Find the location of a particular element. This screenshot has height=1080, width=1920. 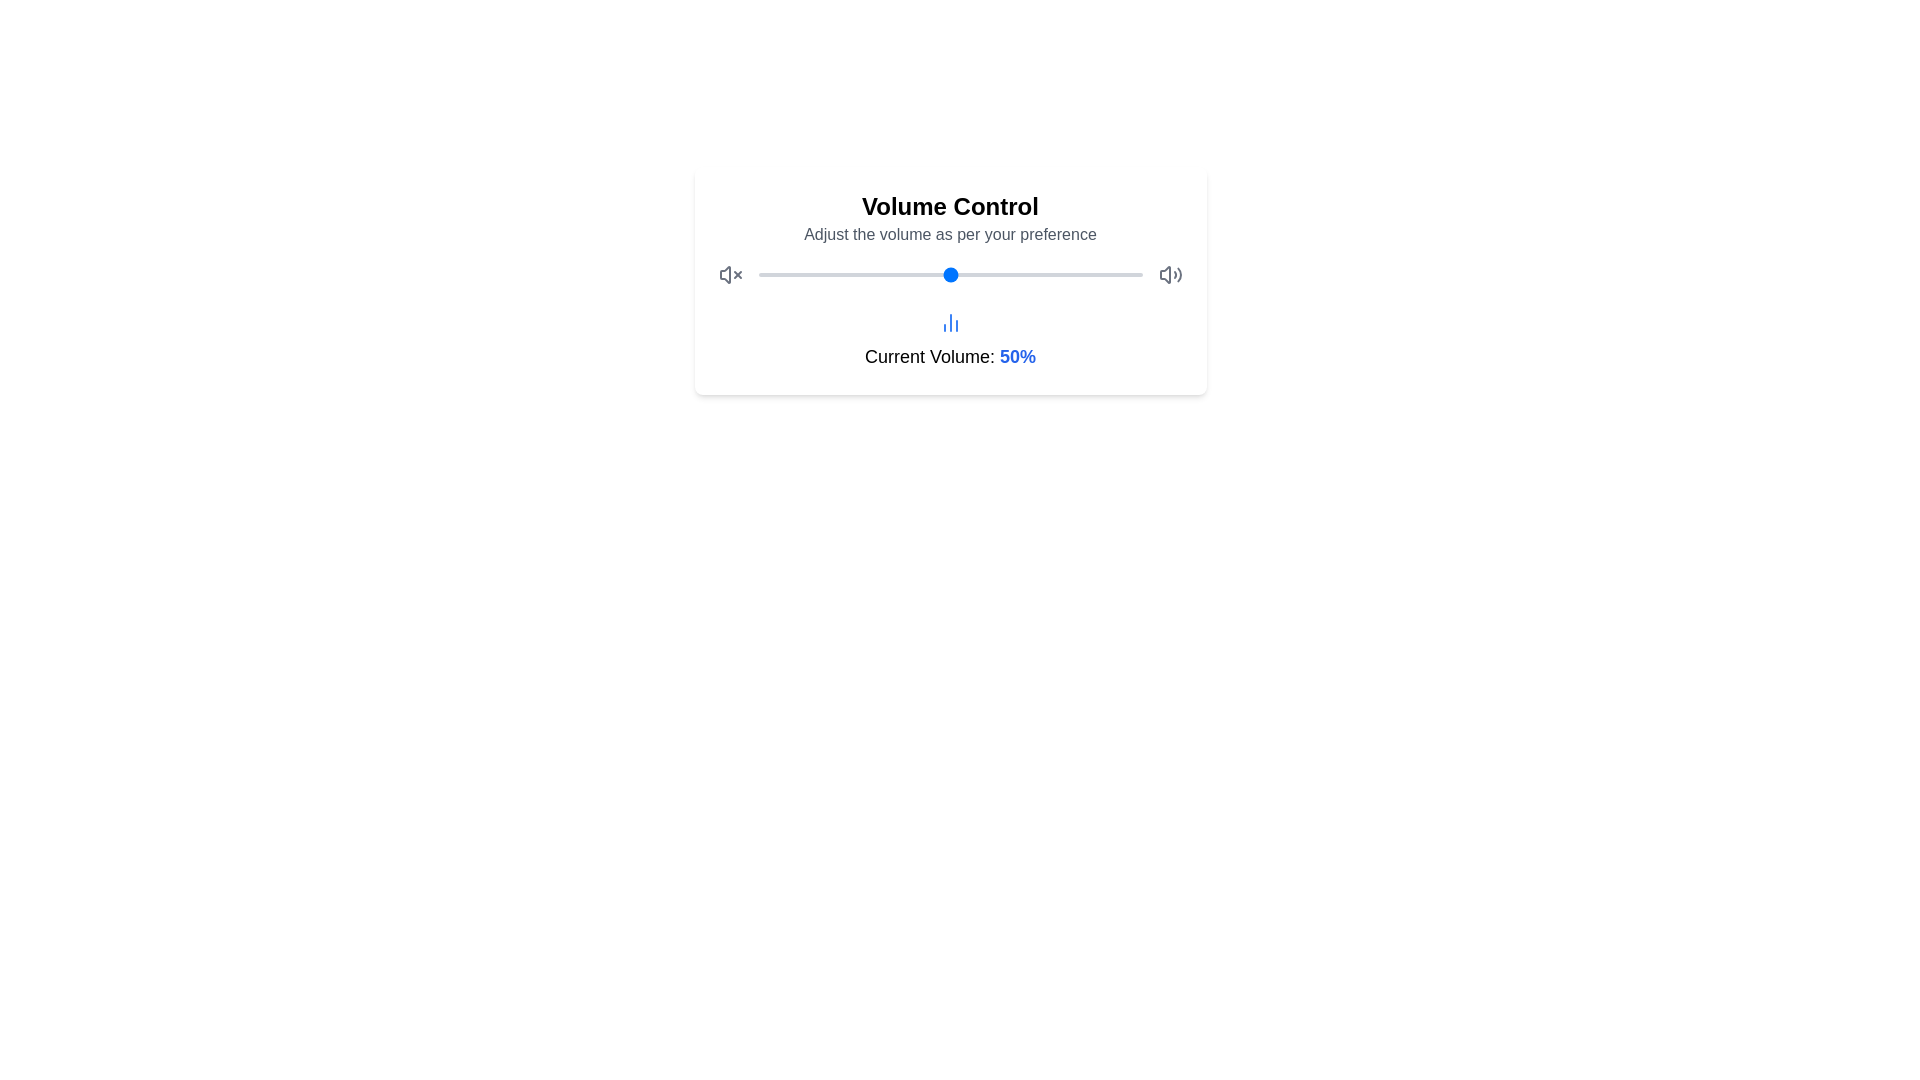

the volume slider to set the volume to 92% is located at coordinates (1110, 274).